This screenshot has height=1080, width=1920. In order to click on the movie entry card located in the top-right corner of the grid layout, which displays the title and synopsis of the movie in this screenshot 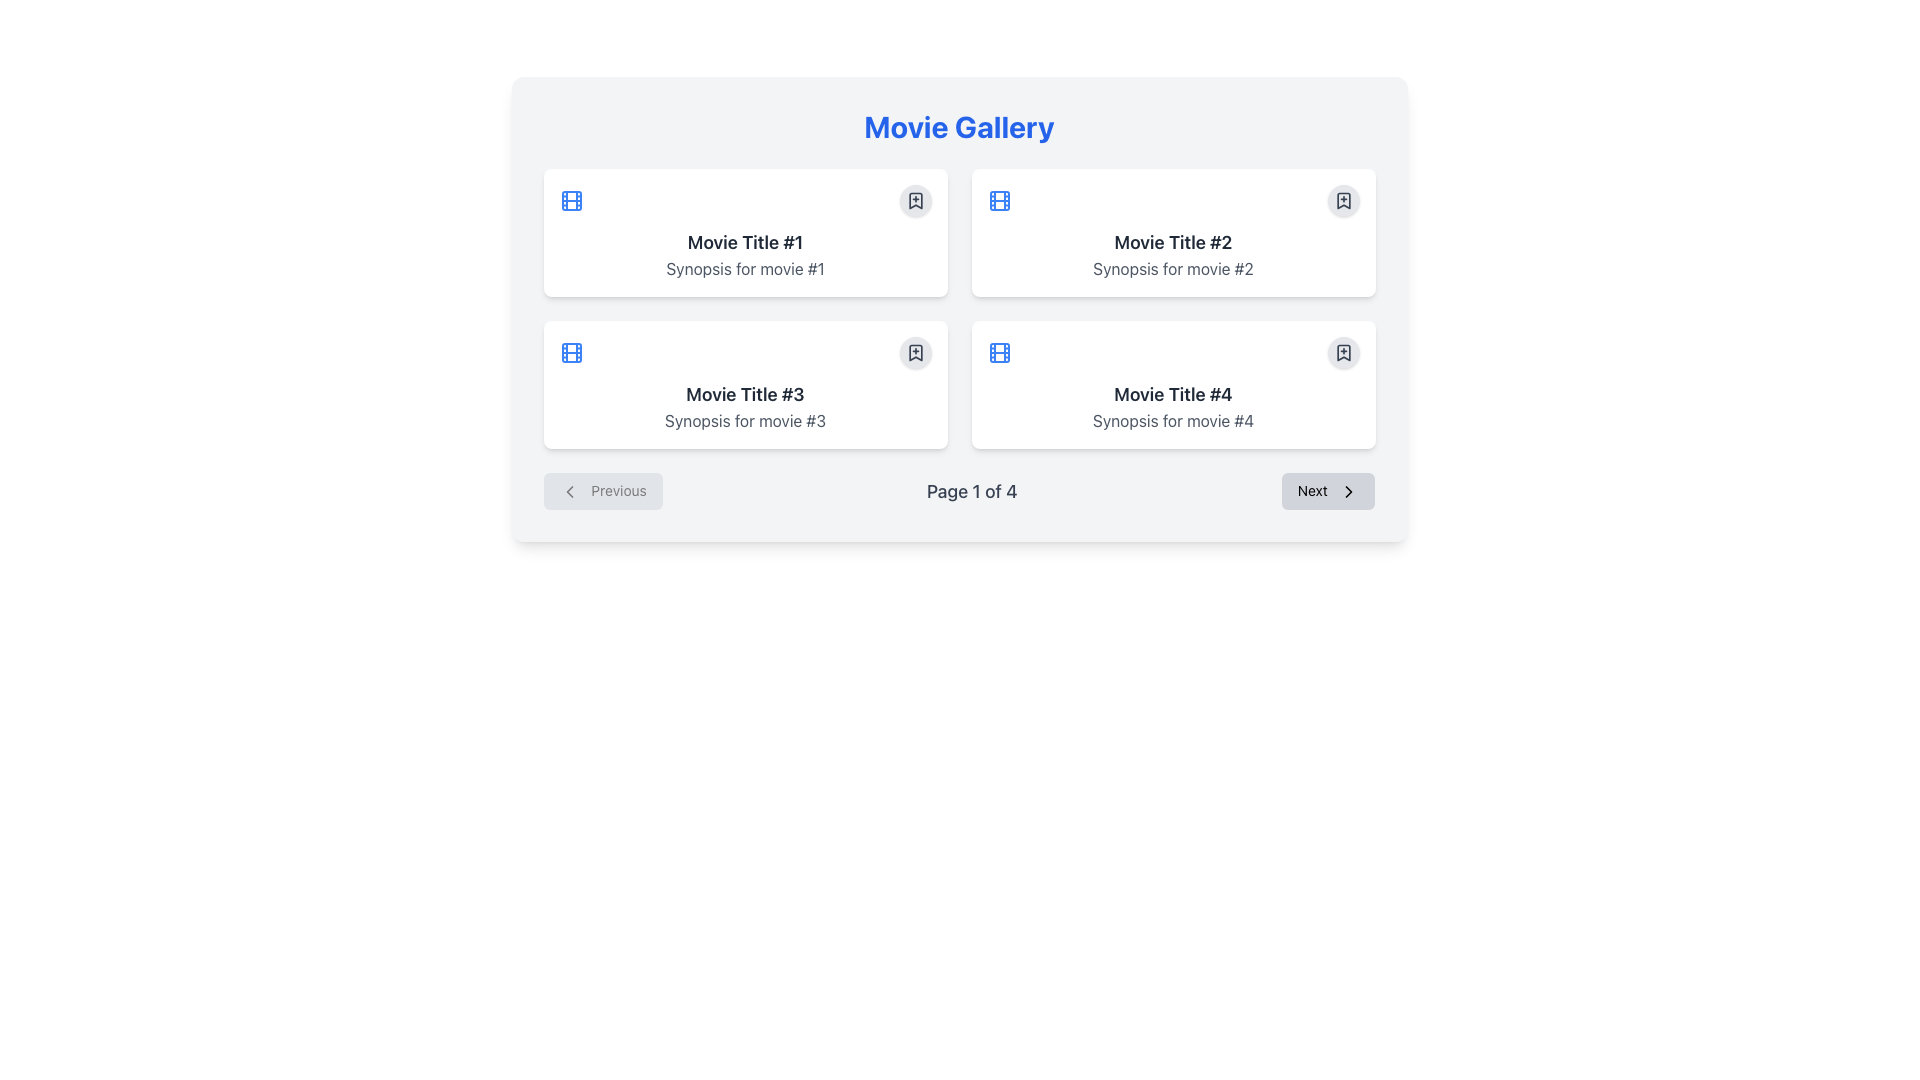, I will do `click(1173, 231)`.